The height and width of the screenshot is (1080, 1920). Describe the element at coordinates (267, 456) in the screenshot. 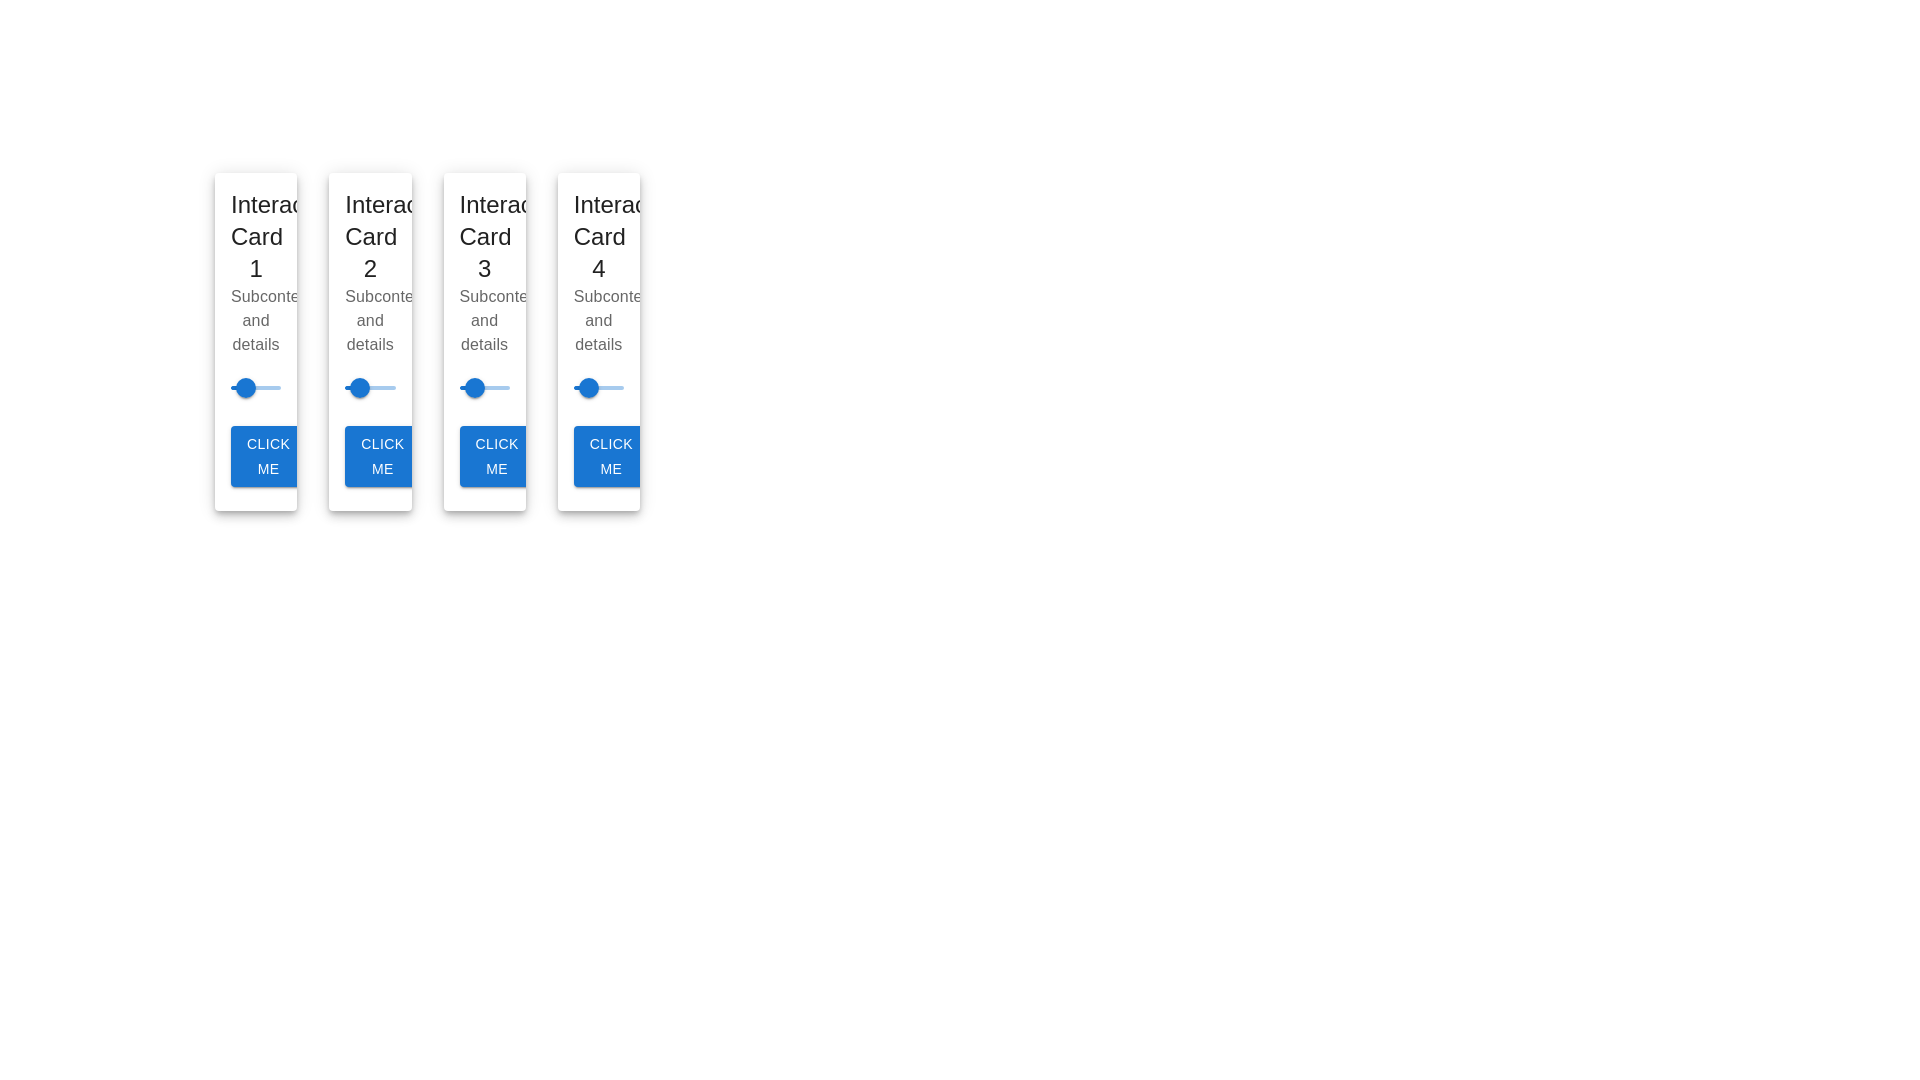

I see `the rectangular button with a bold blue background and white text 'CLICK ME' located at the bottom of the first interactive card` at that location.